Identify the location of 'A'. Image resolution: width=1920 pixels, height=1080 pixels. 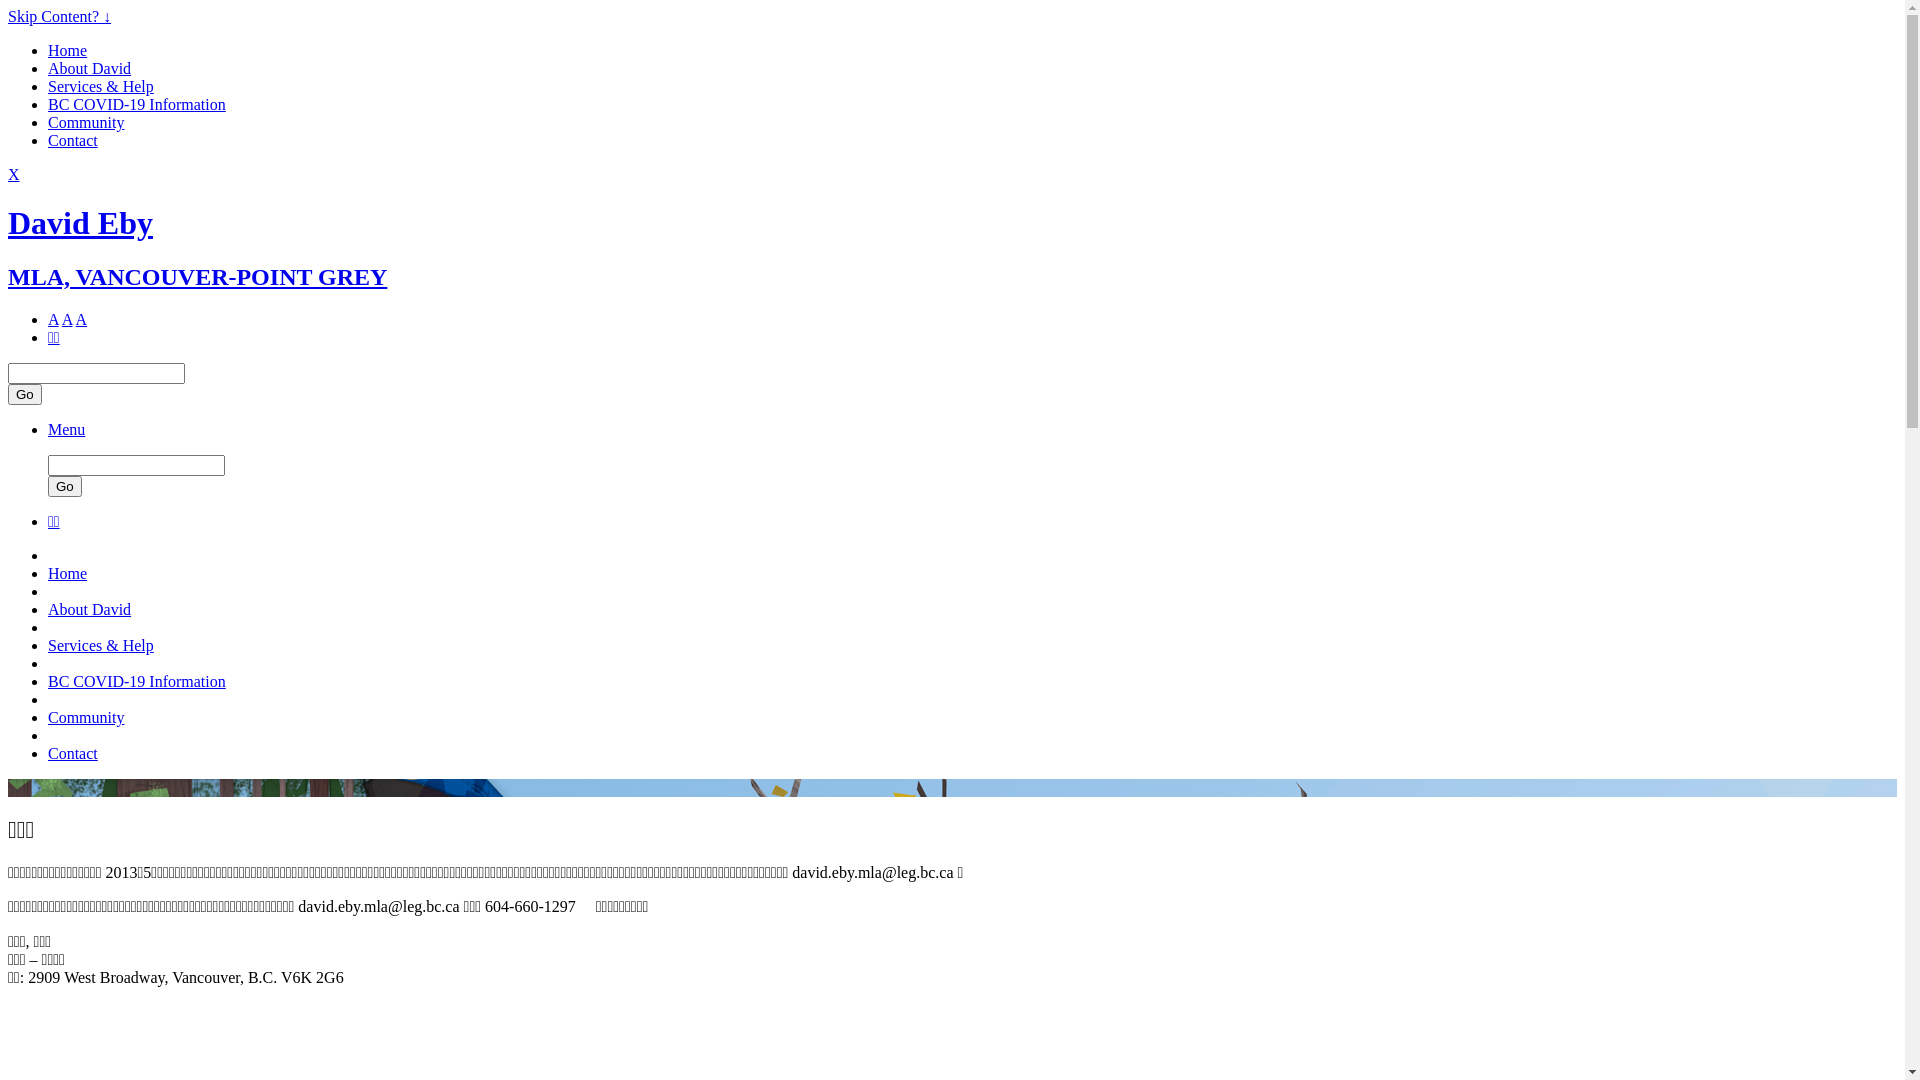
(48, 318).